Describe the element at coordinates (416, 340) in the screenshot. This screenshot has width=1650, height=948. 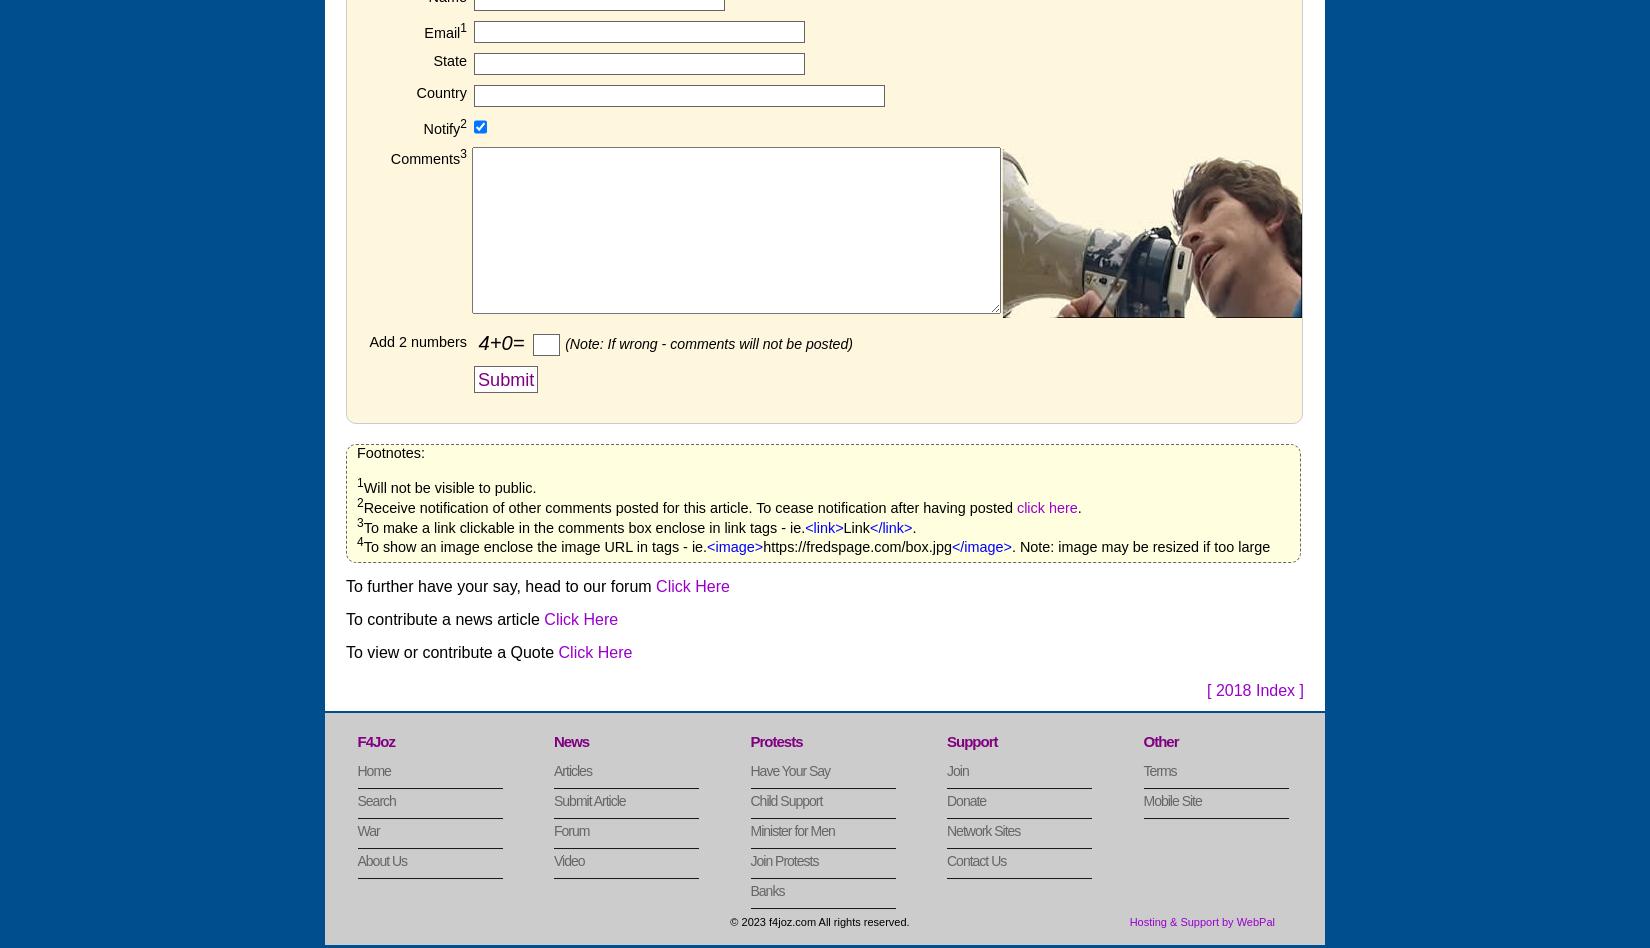
I see `'Add 2 numbers'` at that location.